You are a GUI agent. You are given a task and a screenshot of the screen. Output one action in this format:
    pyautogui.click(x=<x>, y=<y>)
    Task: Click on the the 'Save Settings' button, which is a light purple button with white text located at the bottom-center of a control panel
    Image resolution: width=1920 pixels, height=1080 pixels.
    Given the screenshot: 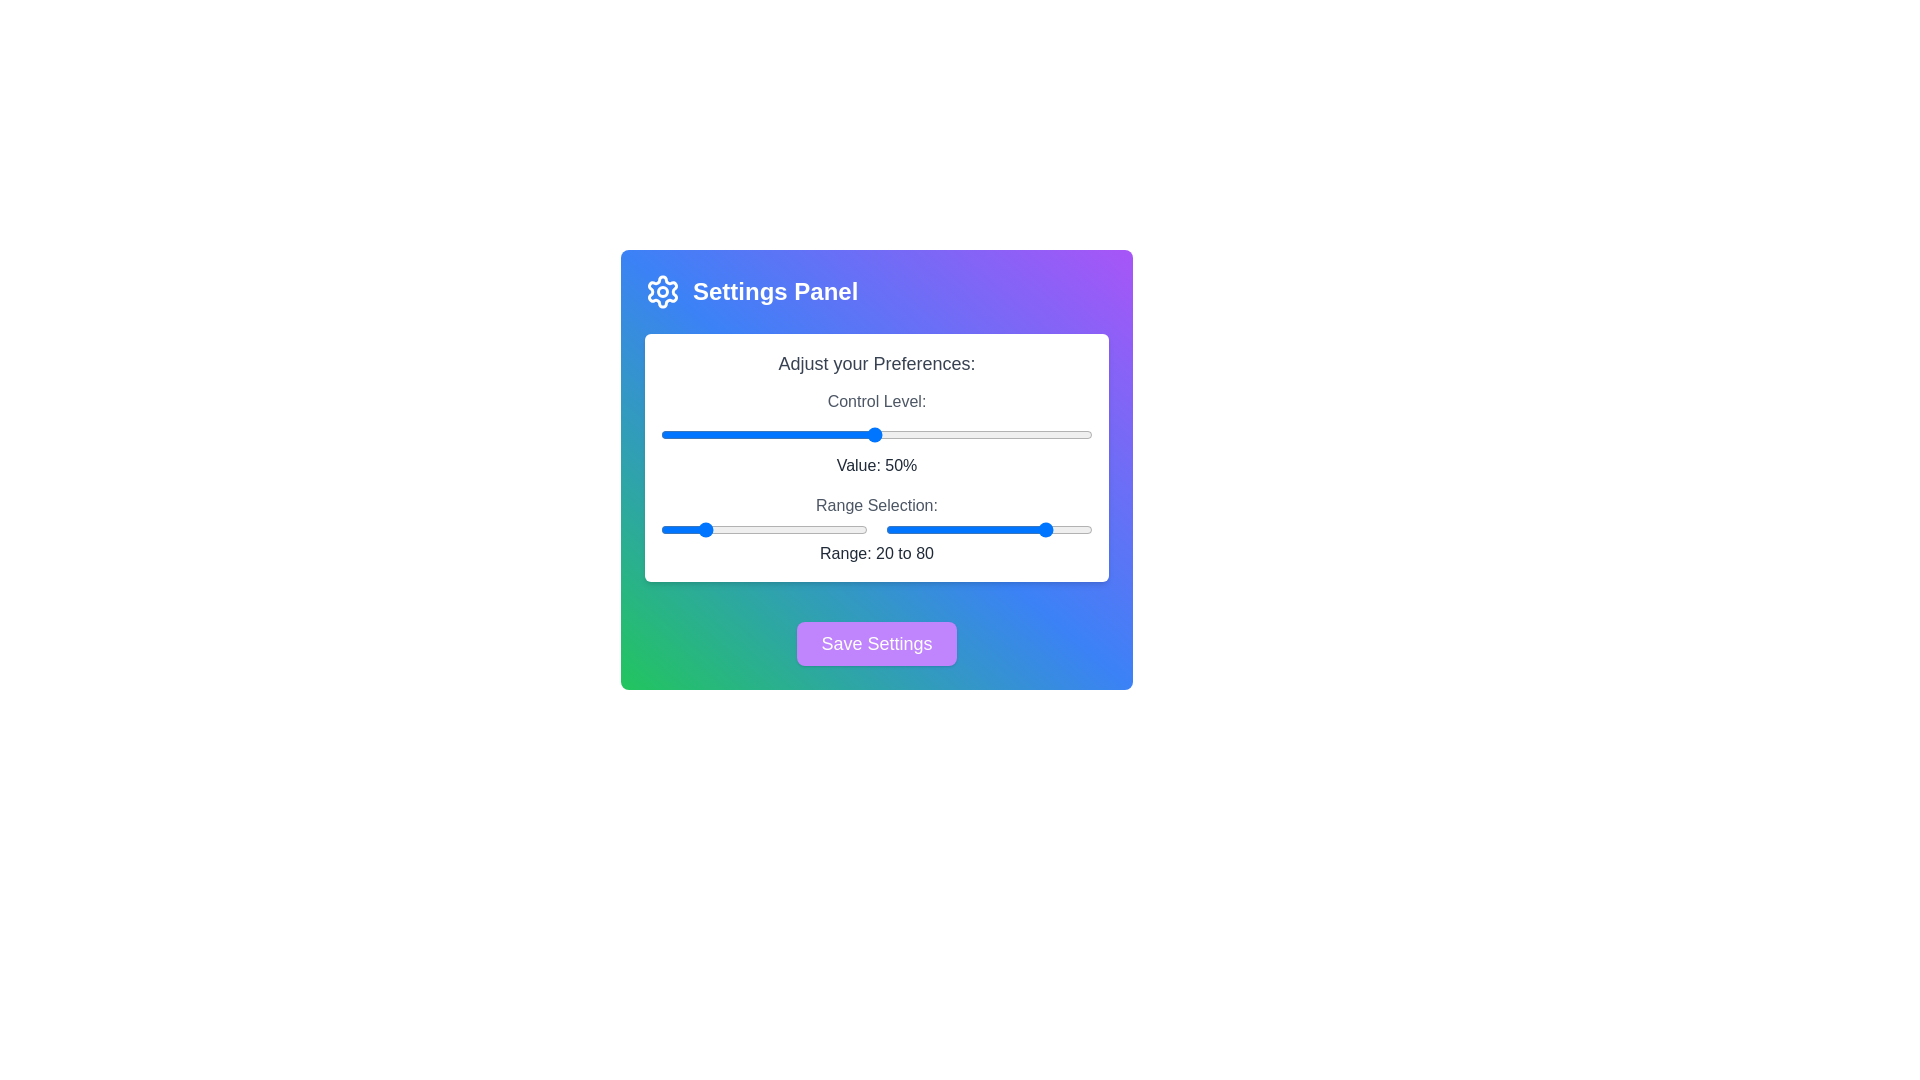 What is the action you would take?
    pyautogui.click(x=877, y=644)
    